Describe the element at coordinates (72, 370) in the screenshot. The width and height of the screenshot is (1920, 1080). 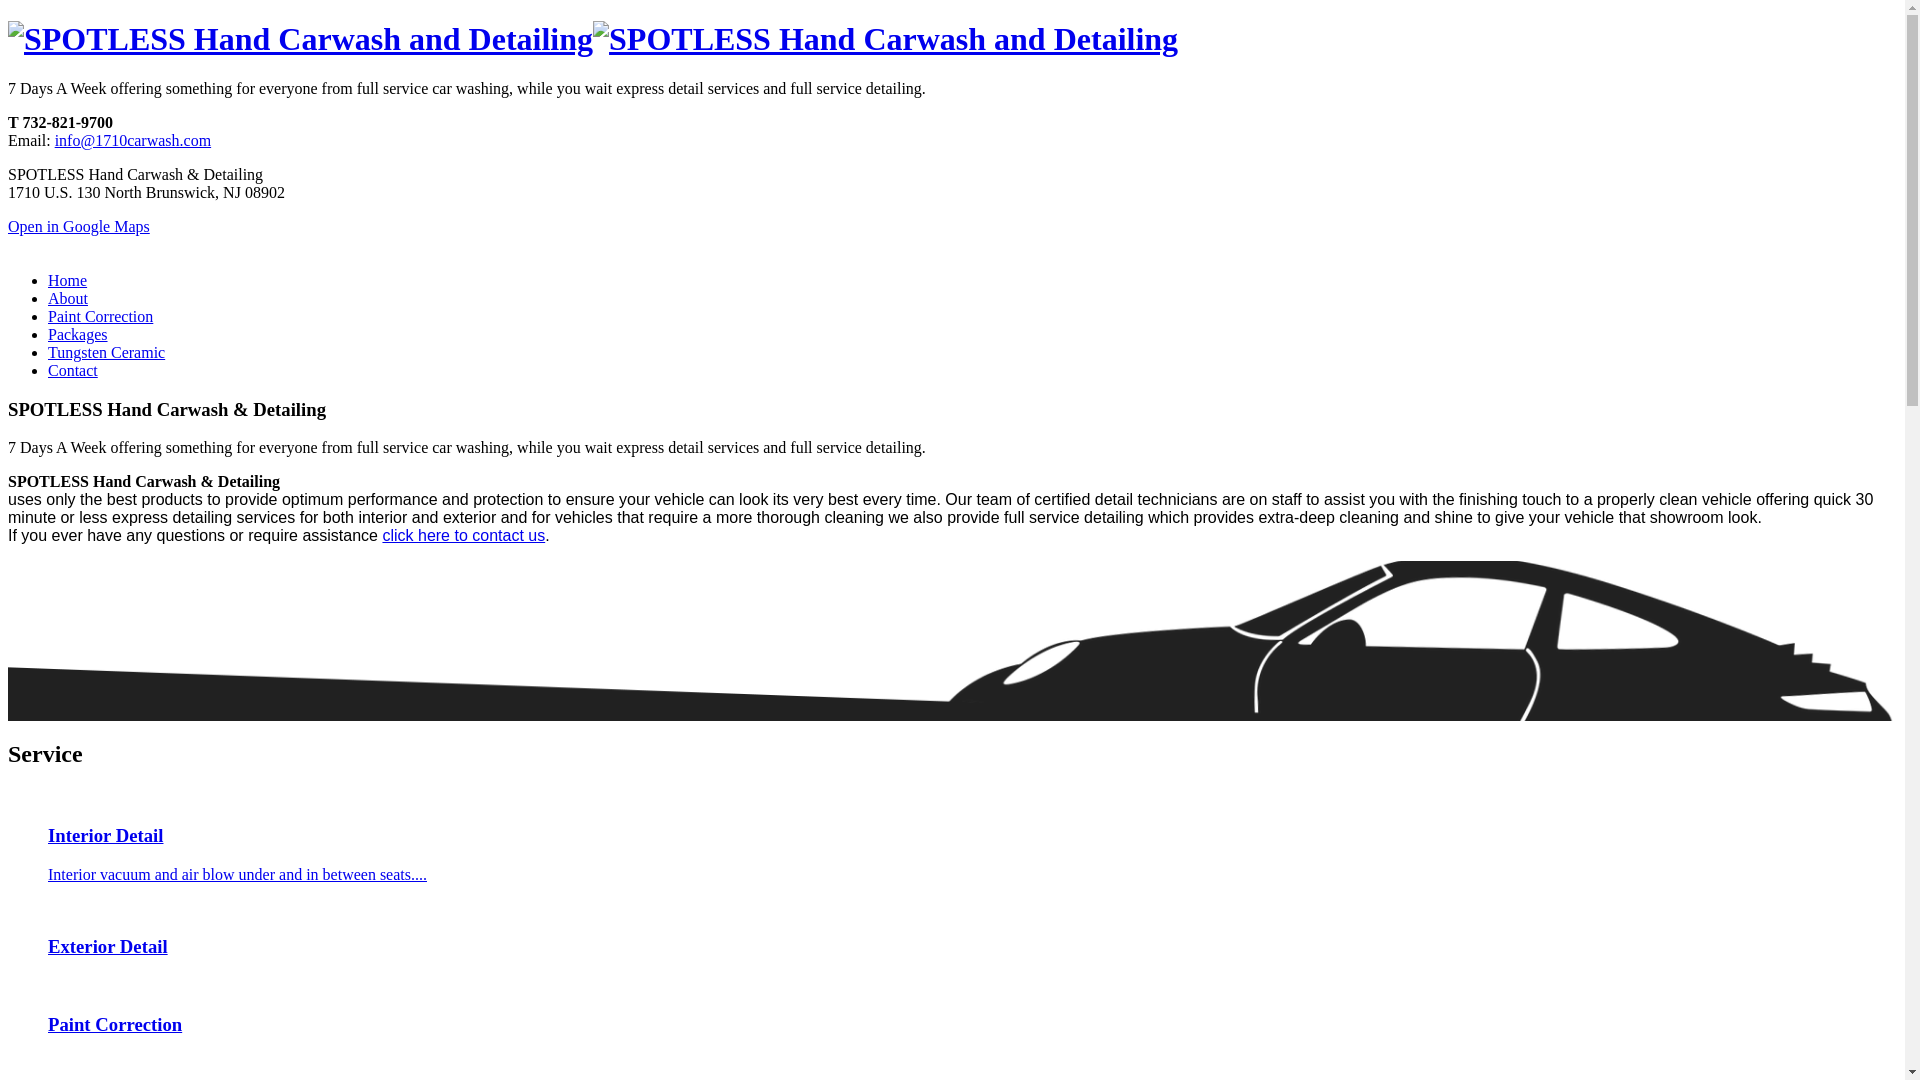
I see `'Contact'` at that location.